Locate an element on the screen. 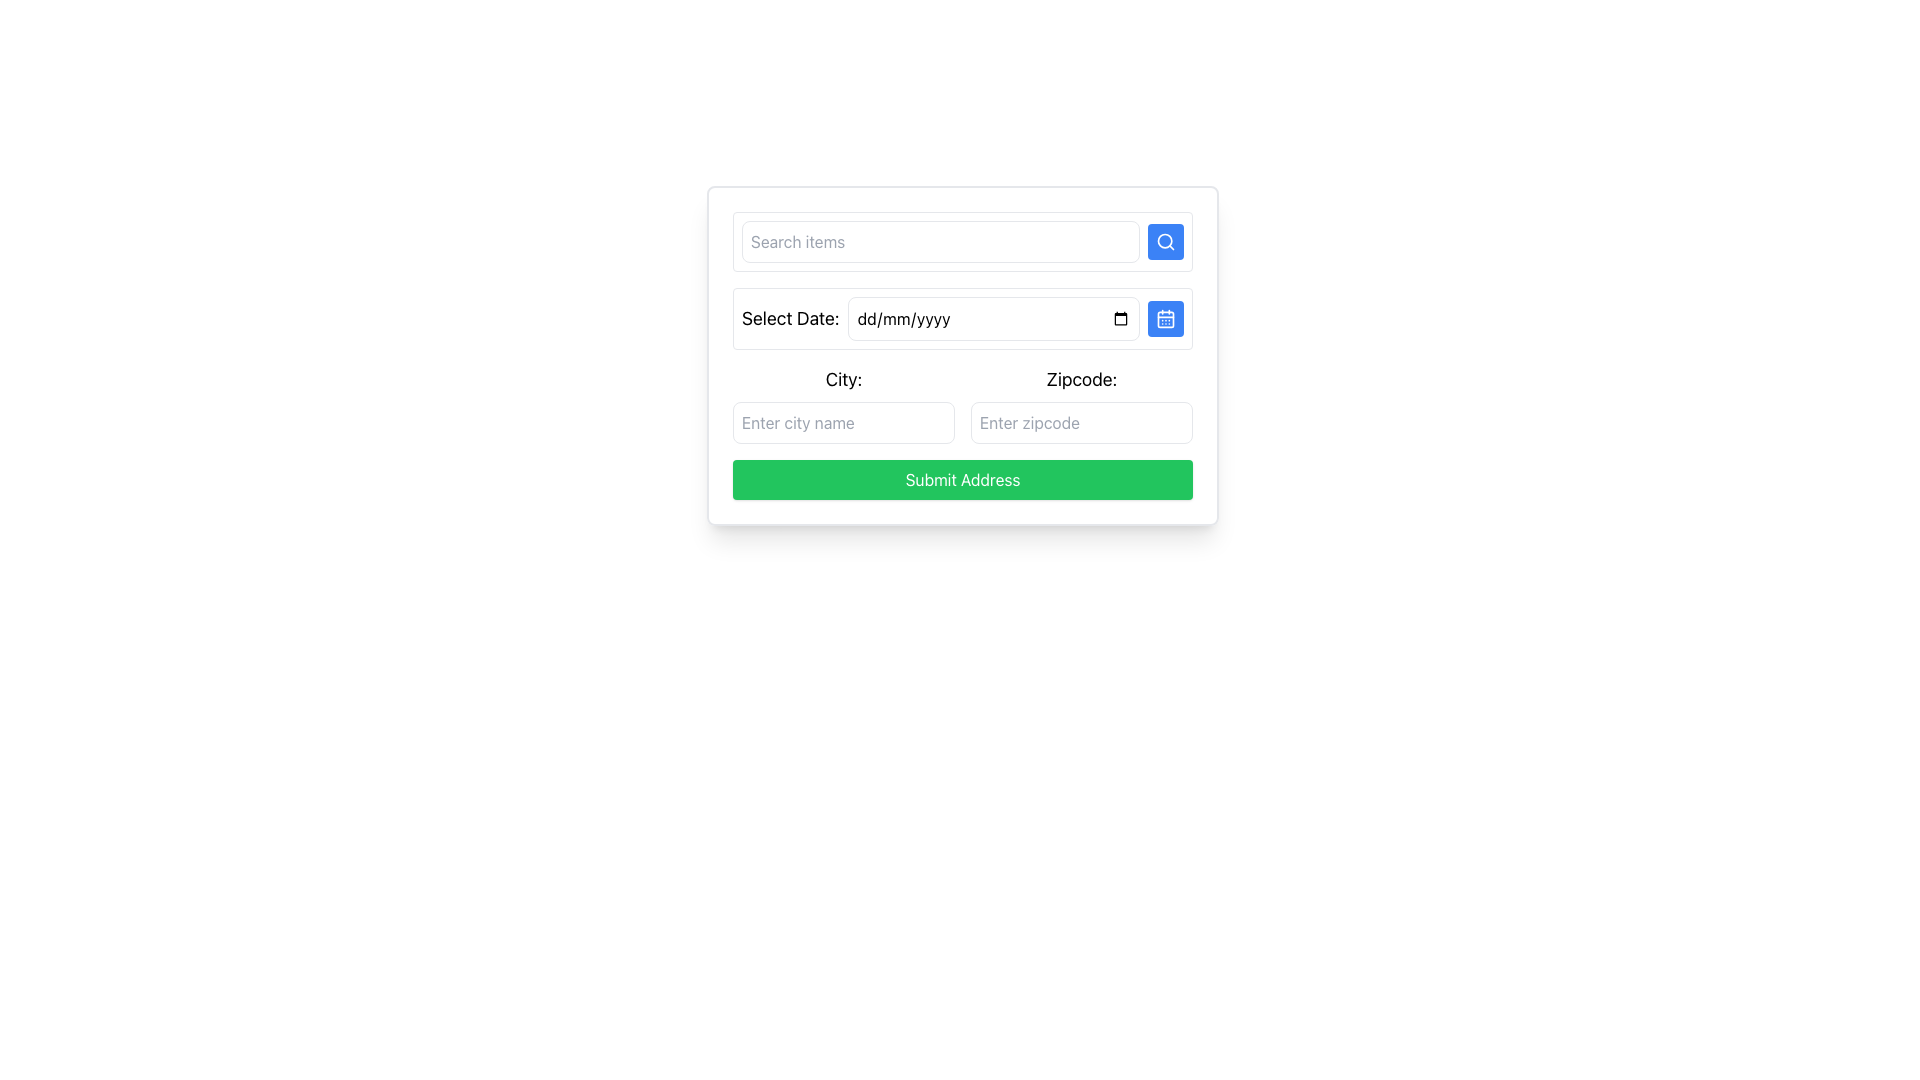  the bolded text label that says 'Select Date:' located to the left of the date input field is located at coordinates (789, 318).